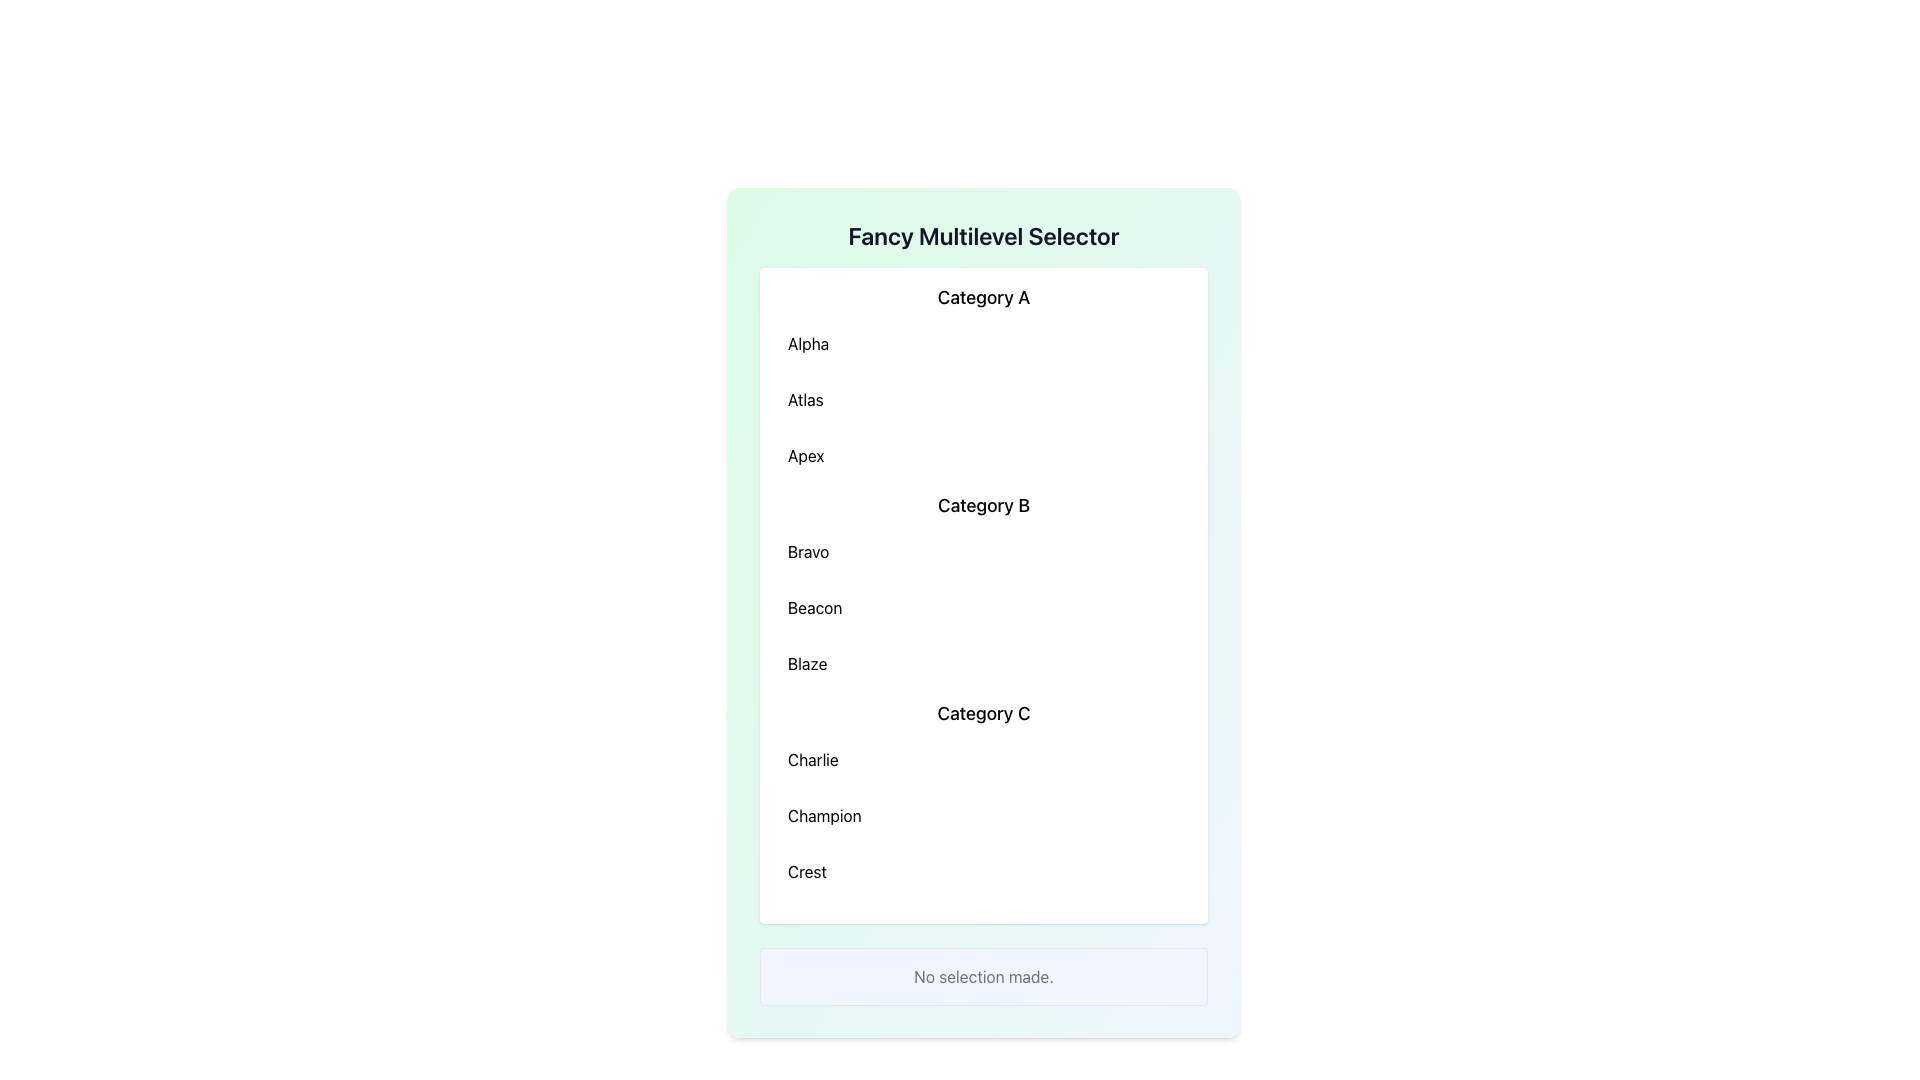  What do you see at coordinates (808, 342) in the screenshot?
I see `the text label displaying 'Alpha', which is the first item in the list under the heading 'Category A'` at bounding box center [808, 342].